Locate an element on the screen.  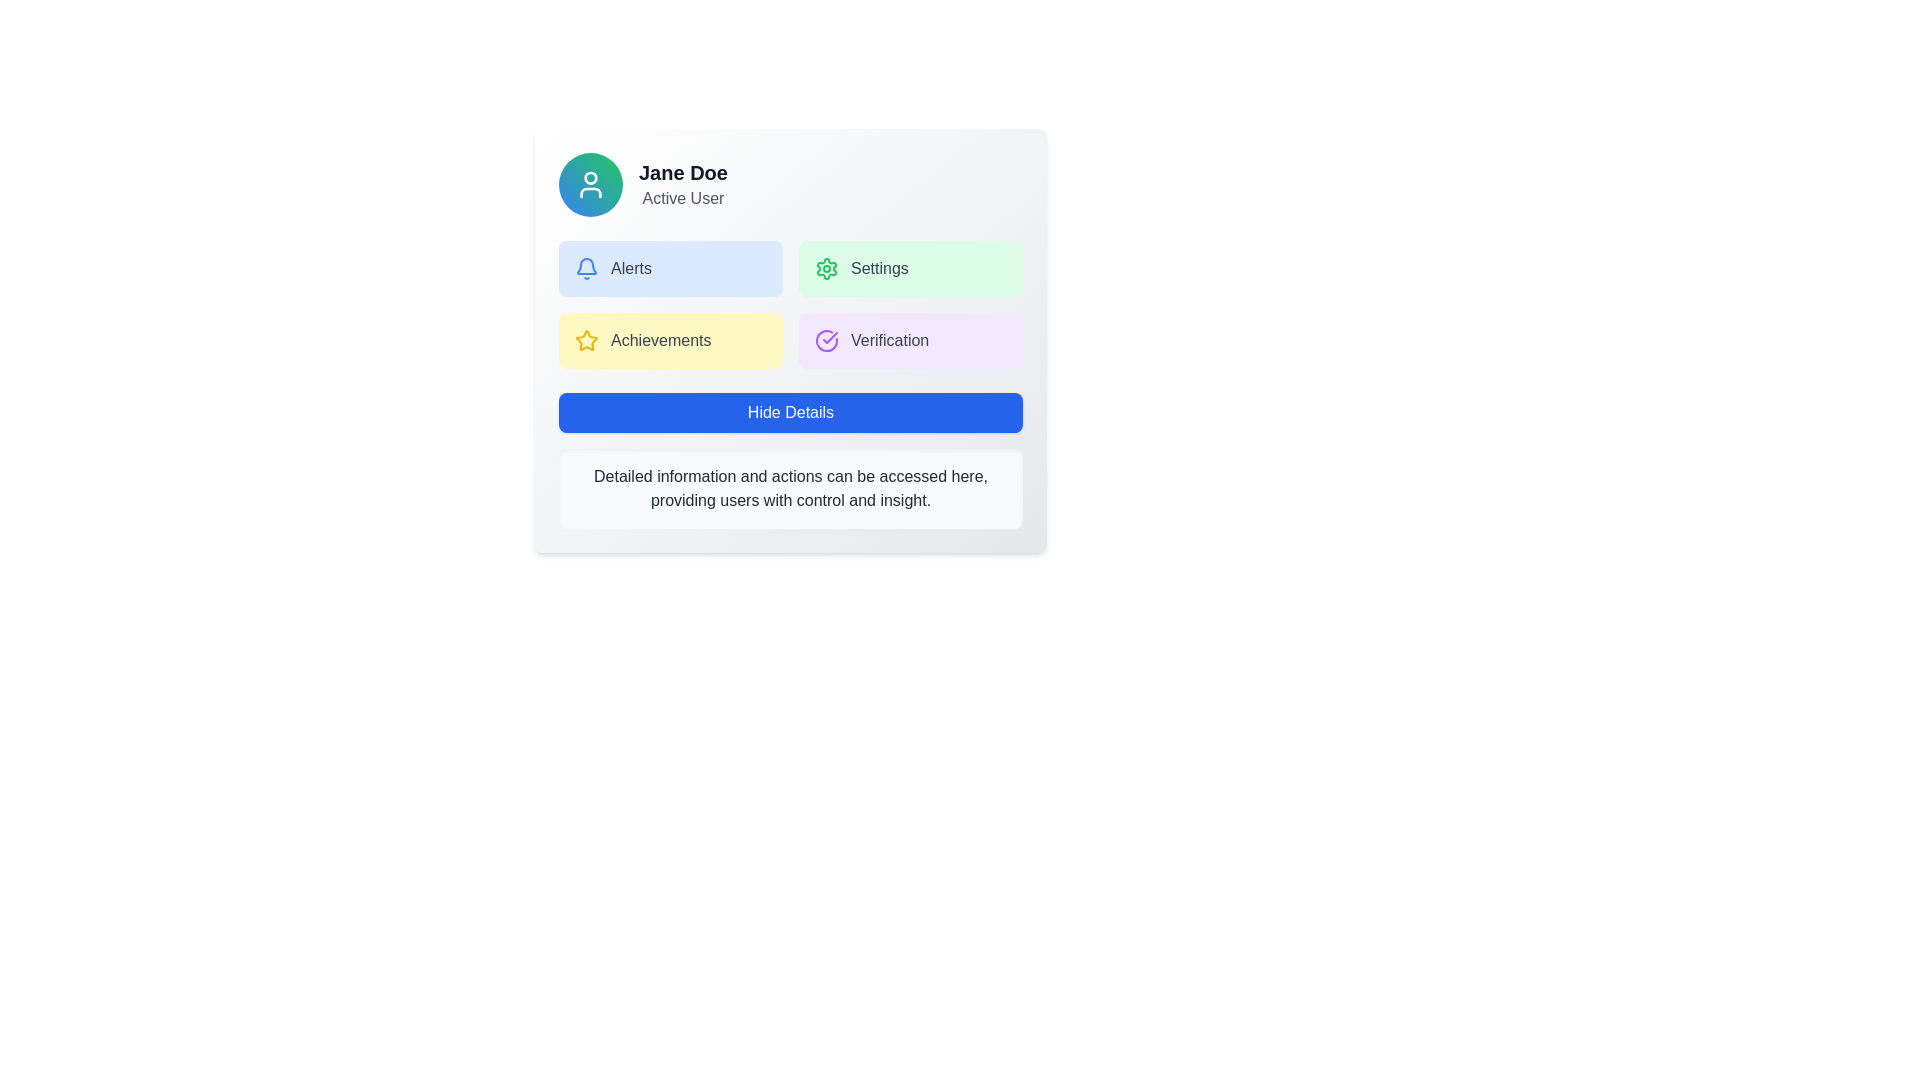
text label that displays 'Settings' styled in gray font on a light green background, located in the upper-right corner of the interface, next to a gear icon is located at coordinates (879, 268).